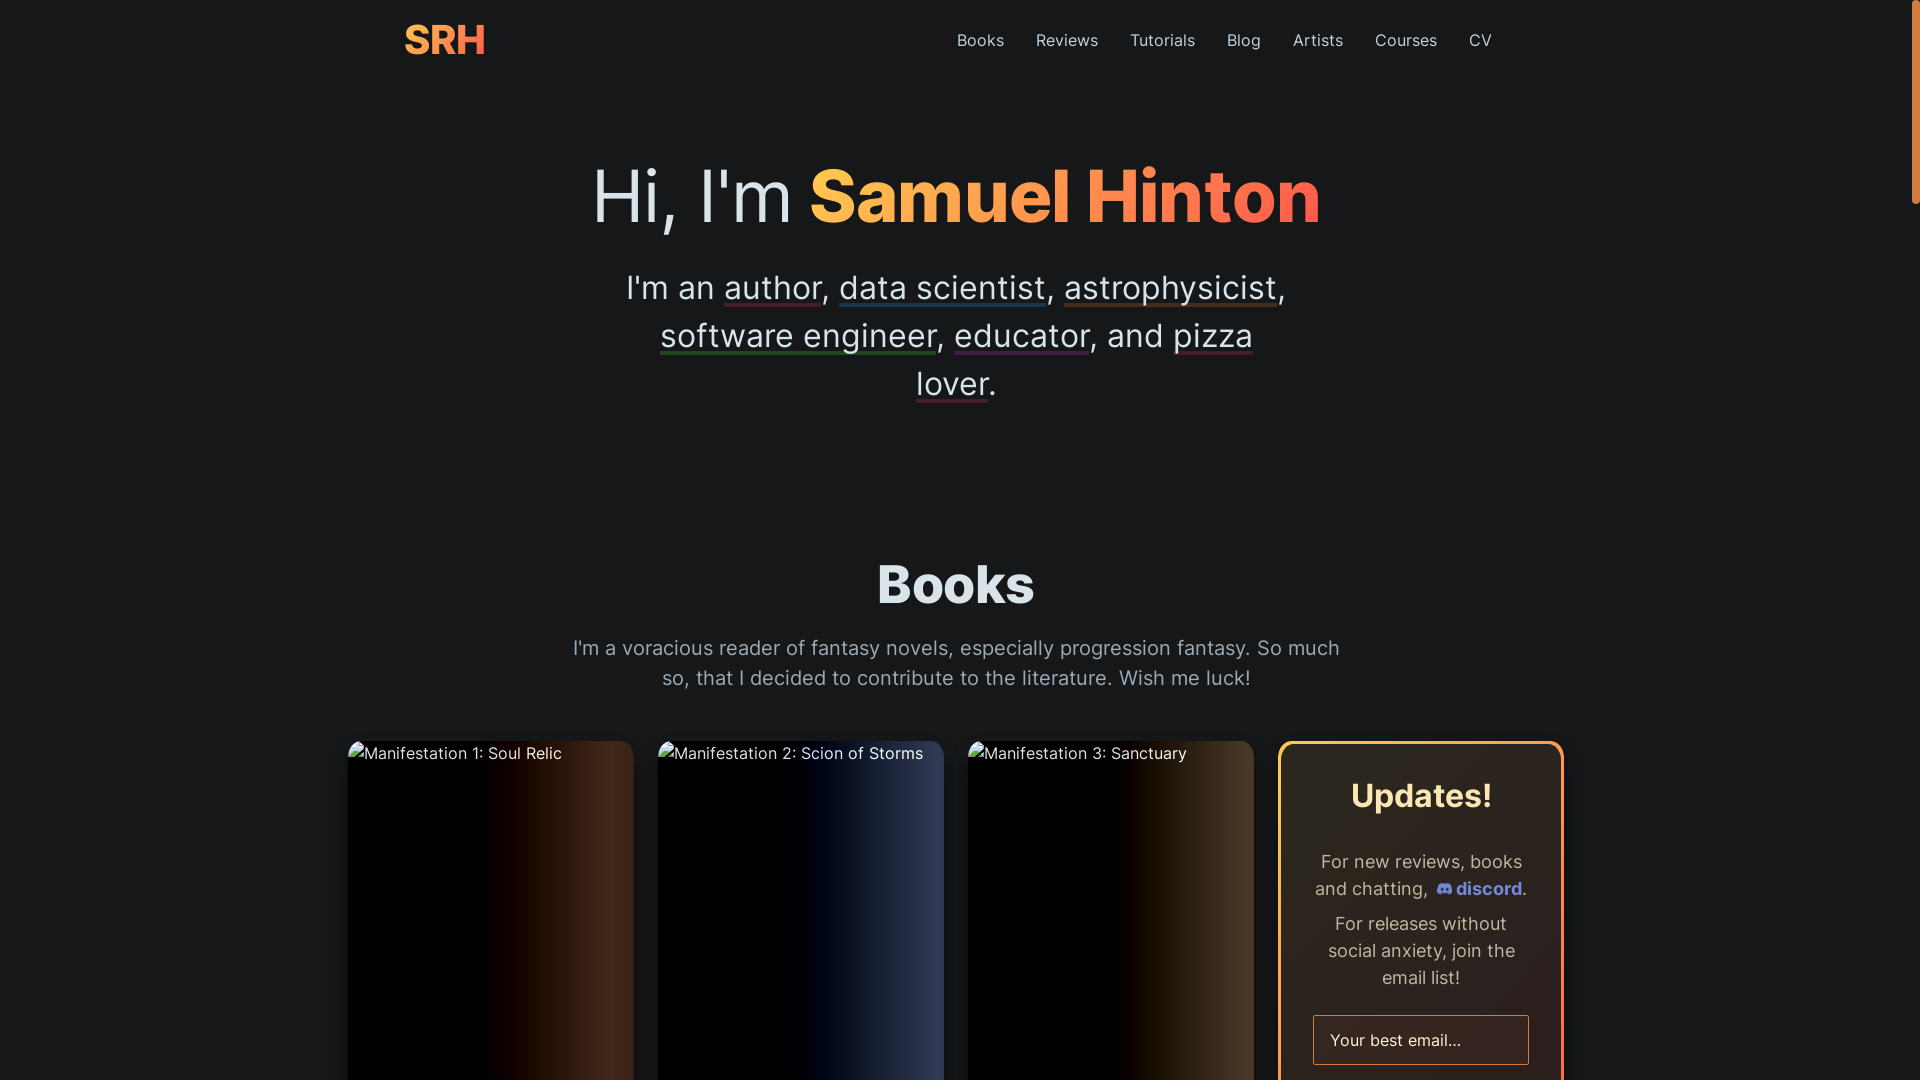 The height and width of the screenshot is (1080, 1920). I want to click on 'Books', so click(939, 39).